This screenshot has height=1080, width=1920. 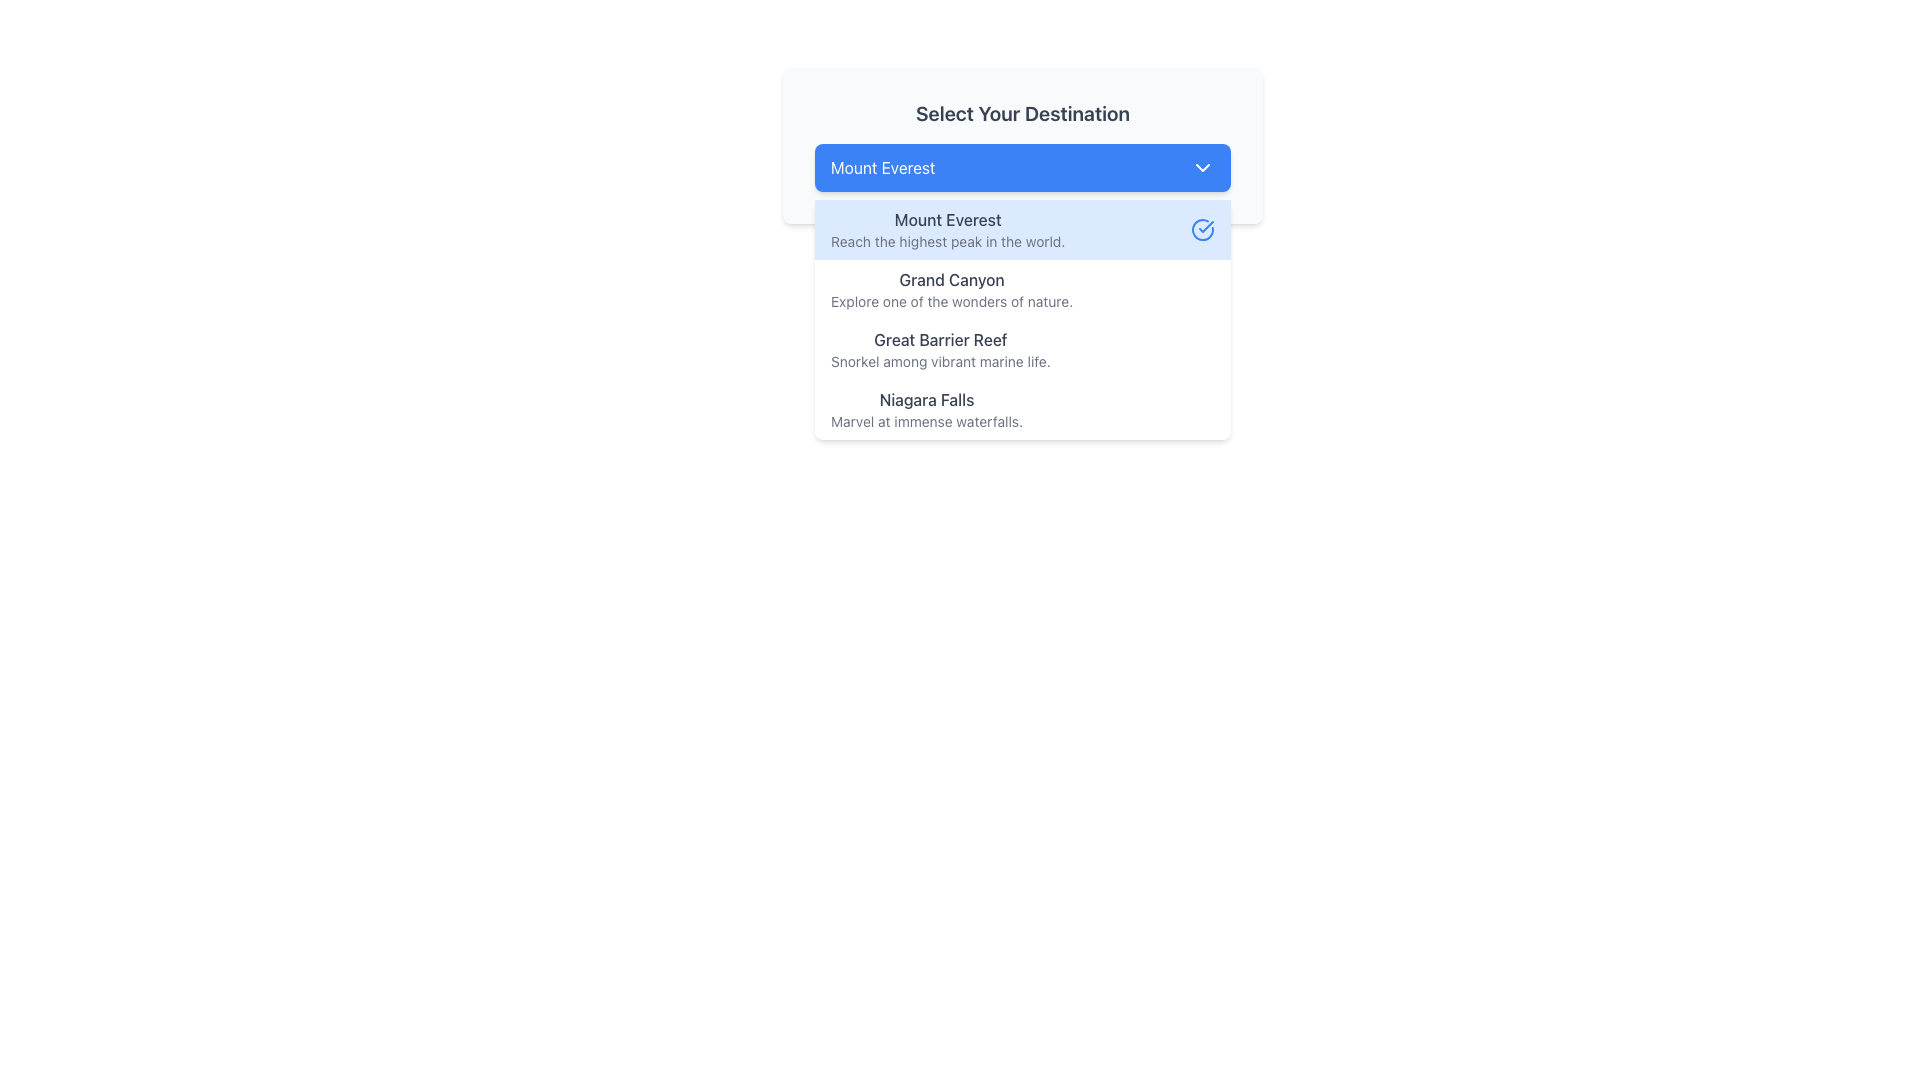 What do you see at coordinates (925, 400) in the screenshot?
I see `text label for the destination 'Niagara Falls' located in the dropdown menu under 'Select Your Destination'` at bounding box center [925, 400].